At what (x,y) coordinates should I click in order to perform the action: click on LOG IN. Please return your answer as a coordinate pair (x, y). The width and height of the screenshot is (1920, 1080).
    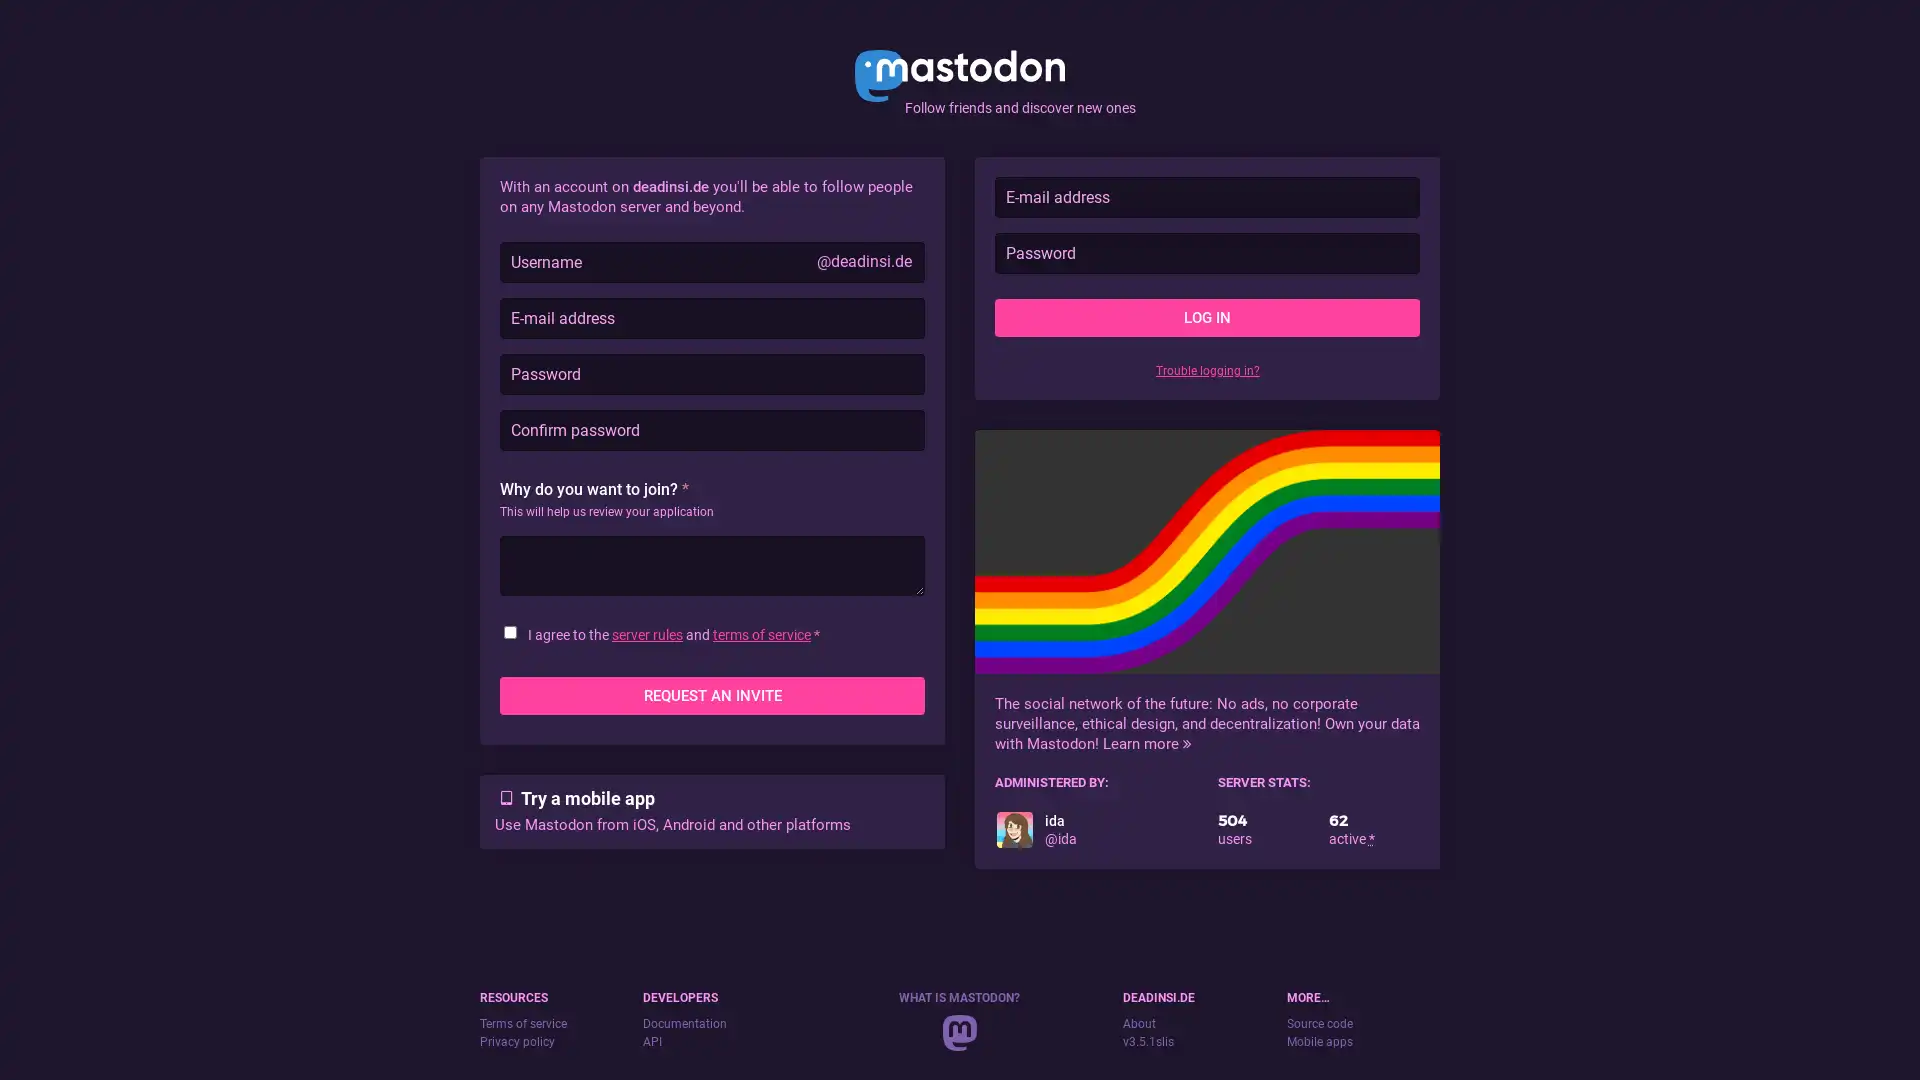
    Looking at the image, I should click on (1206, 316).